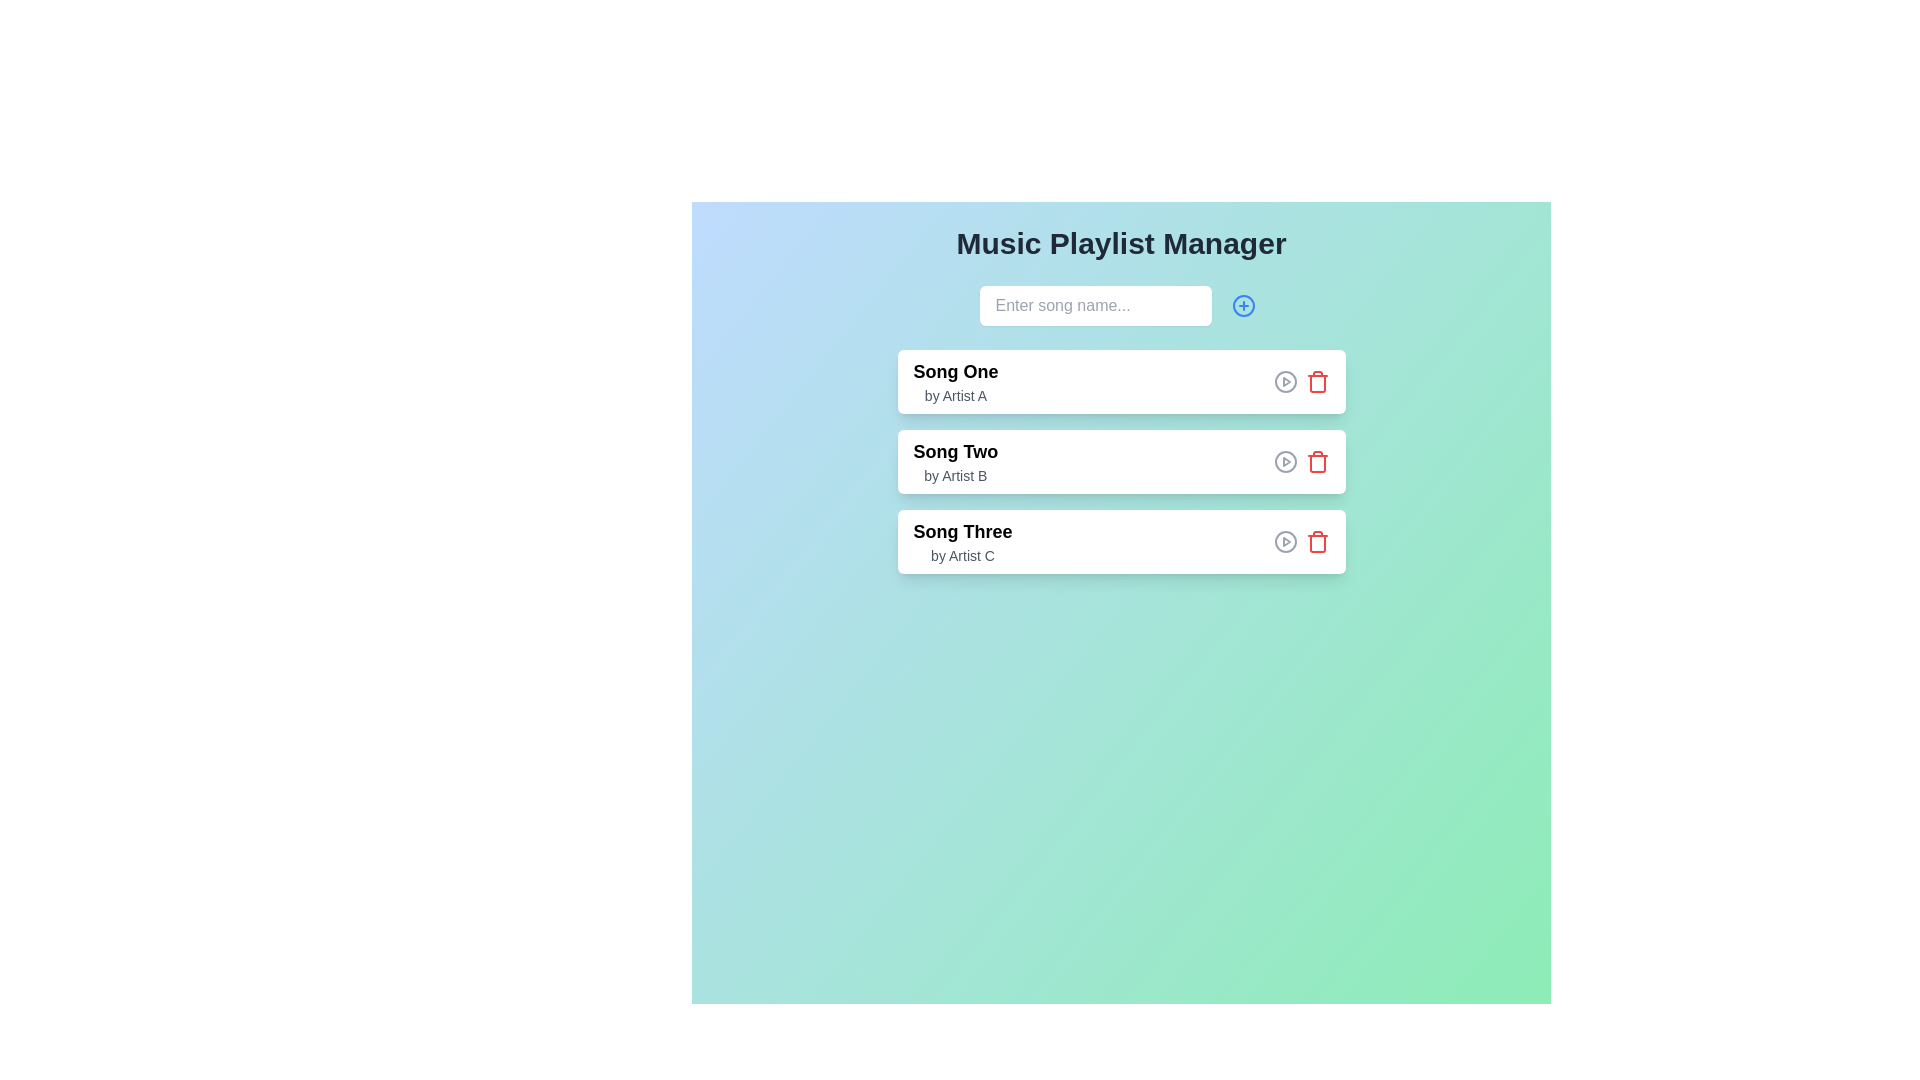  What do you see at coordinates (1285, 542) in the screenshot?
I see `the Circle in the SVG play button located in the bottom right corner of 'Song Three by Artist C'` at bounding box center [1285, 542].